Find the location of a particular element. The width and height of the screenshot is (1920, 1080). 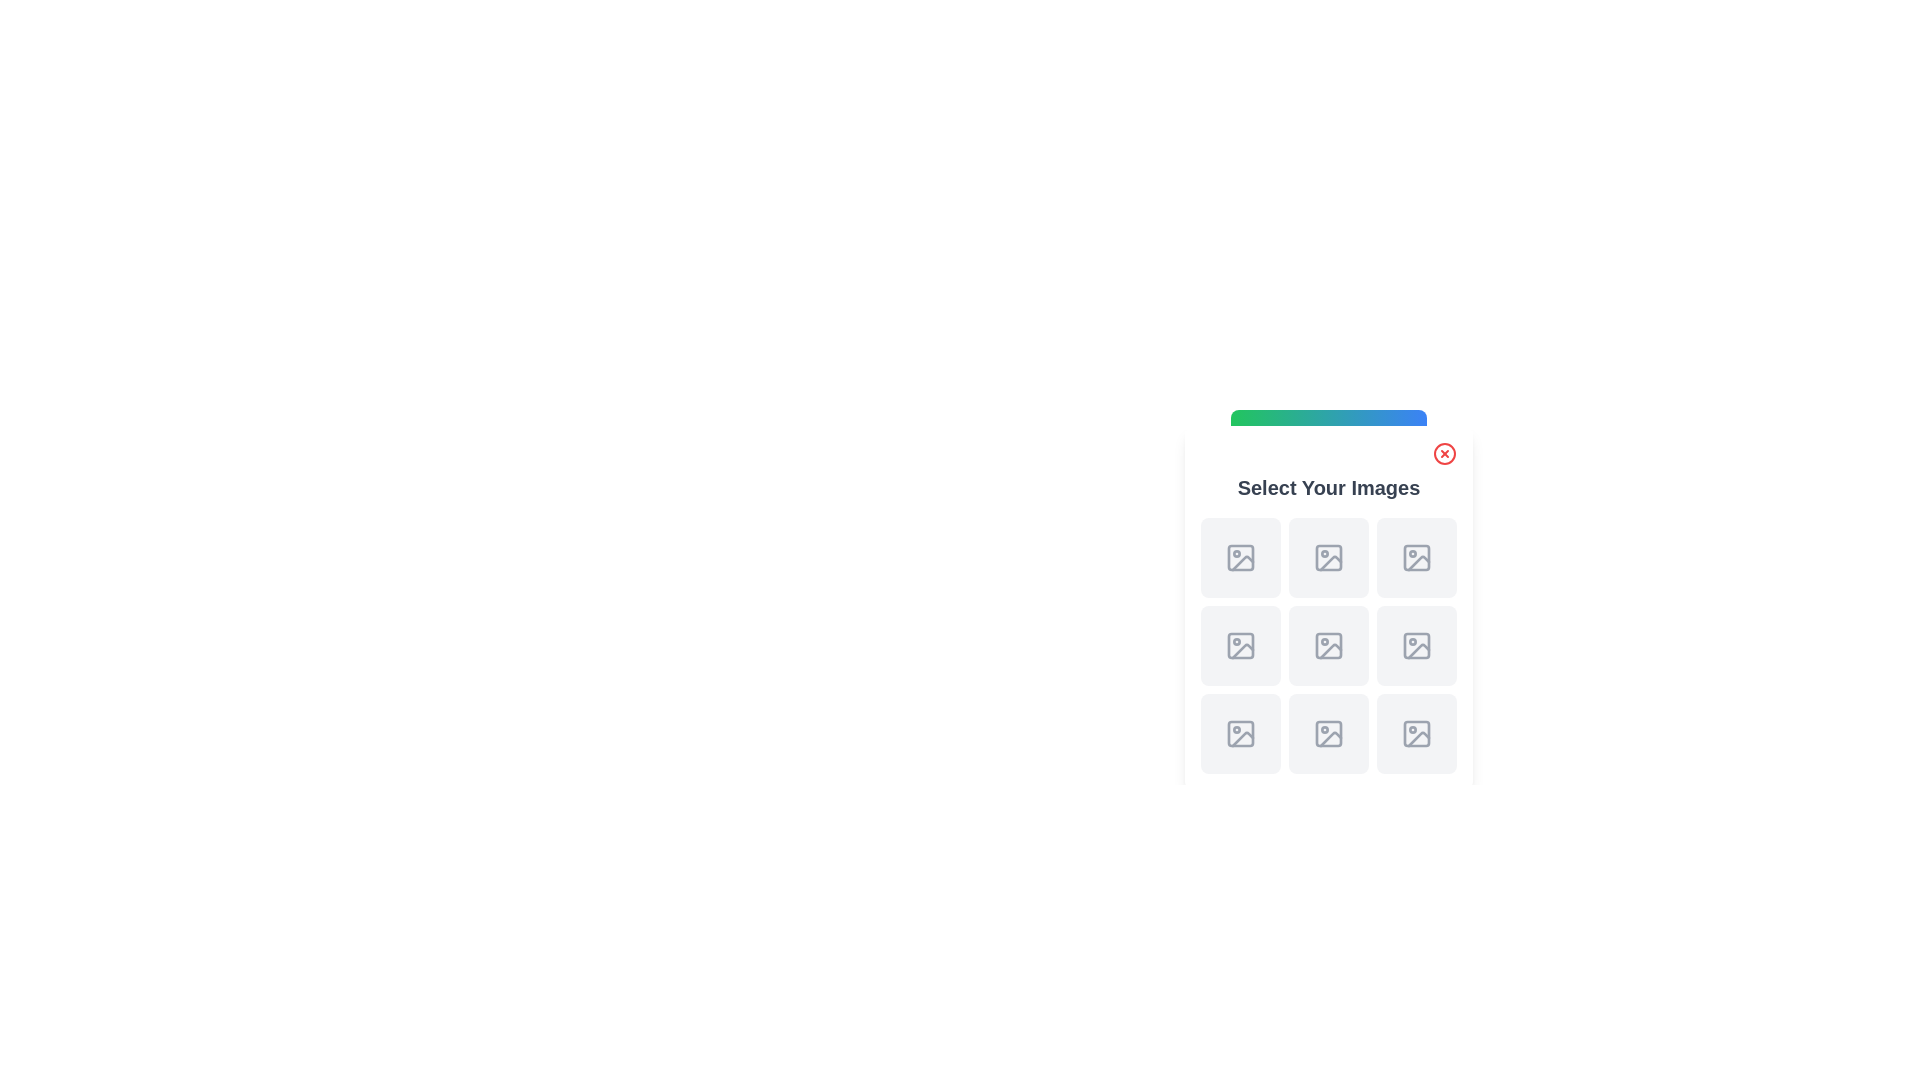

the error or placeholder icon in the UI grid layout that represents a missing image, located in the middle cell of the bottom row is located at coordinates (1330, 651).